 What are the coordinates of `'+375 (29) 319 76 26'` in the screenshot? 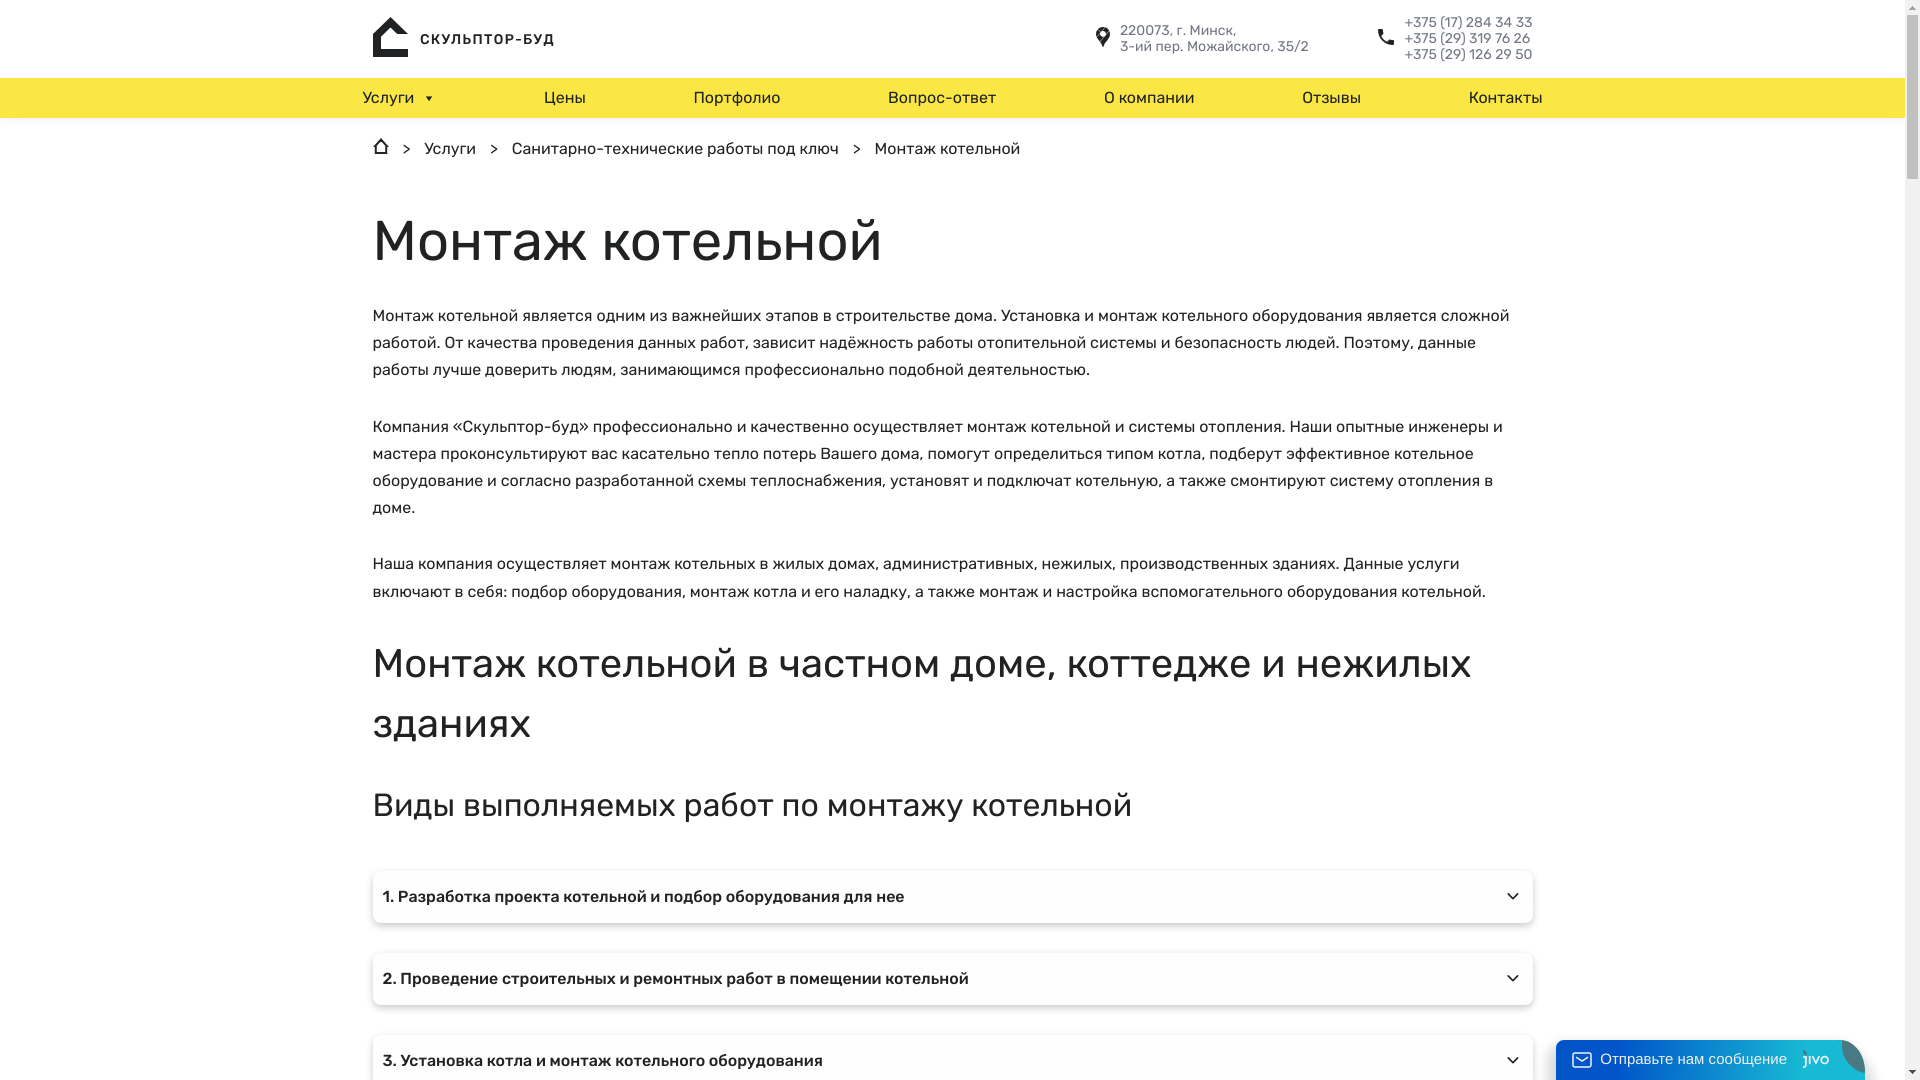 It's located at (1468, 38).